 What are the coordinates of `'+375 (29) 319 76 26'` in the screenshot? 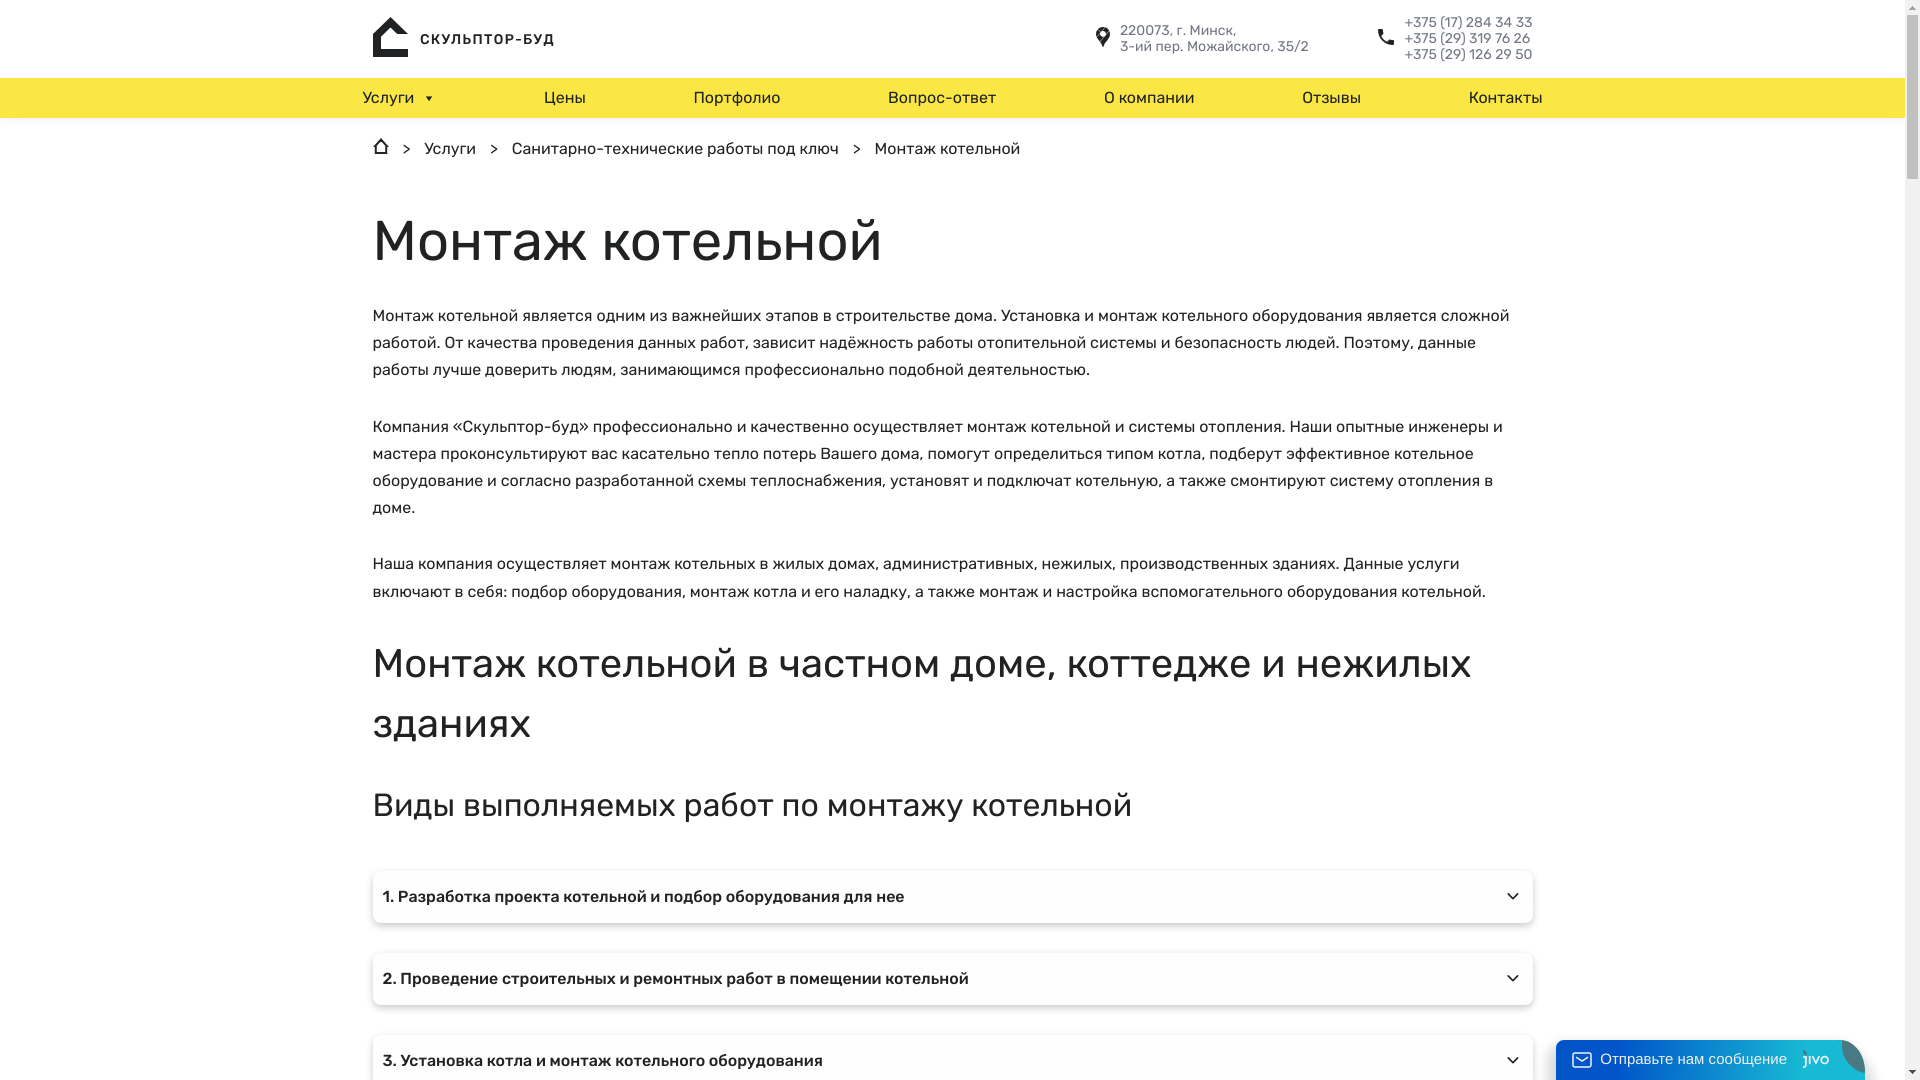 It's located at (1468, 38).